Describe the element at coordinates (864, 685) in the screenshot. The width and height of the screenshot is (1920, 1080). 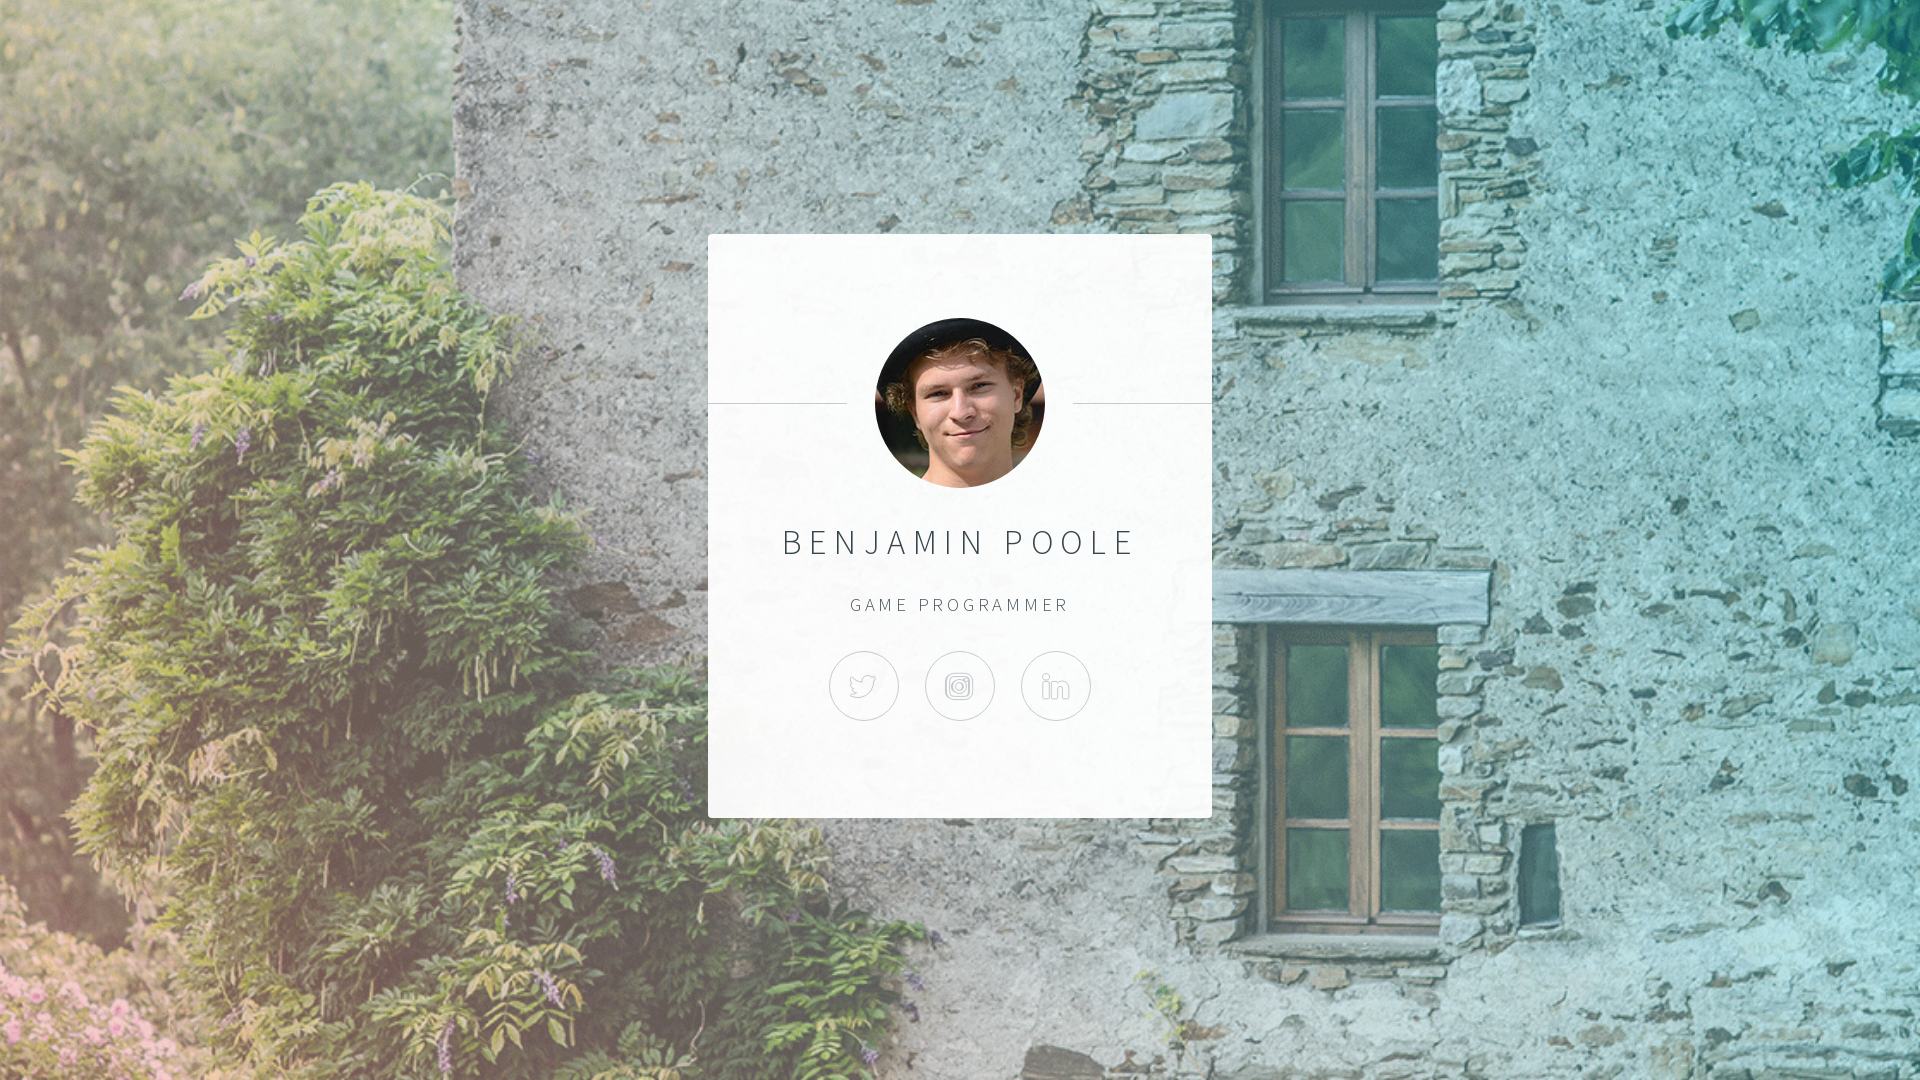
I see `'TWITTER'` at that location.